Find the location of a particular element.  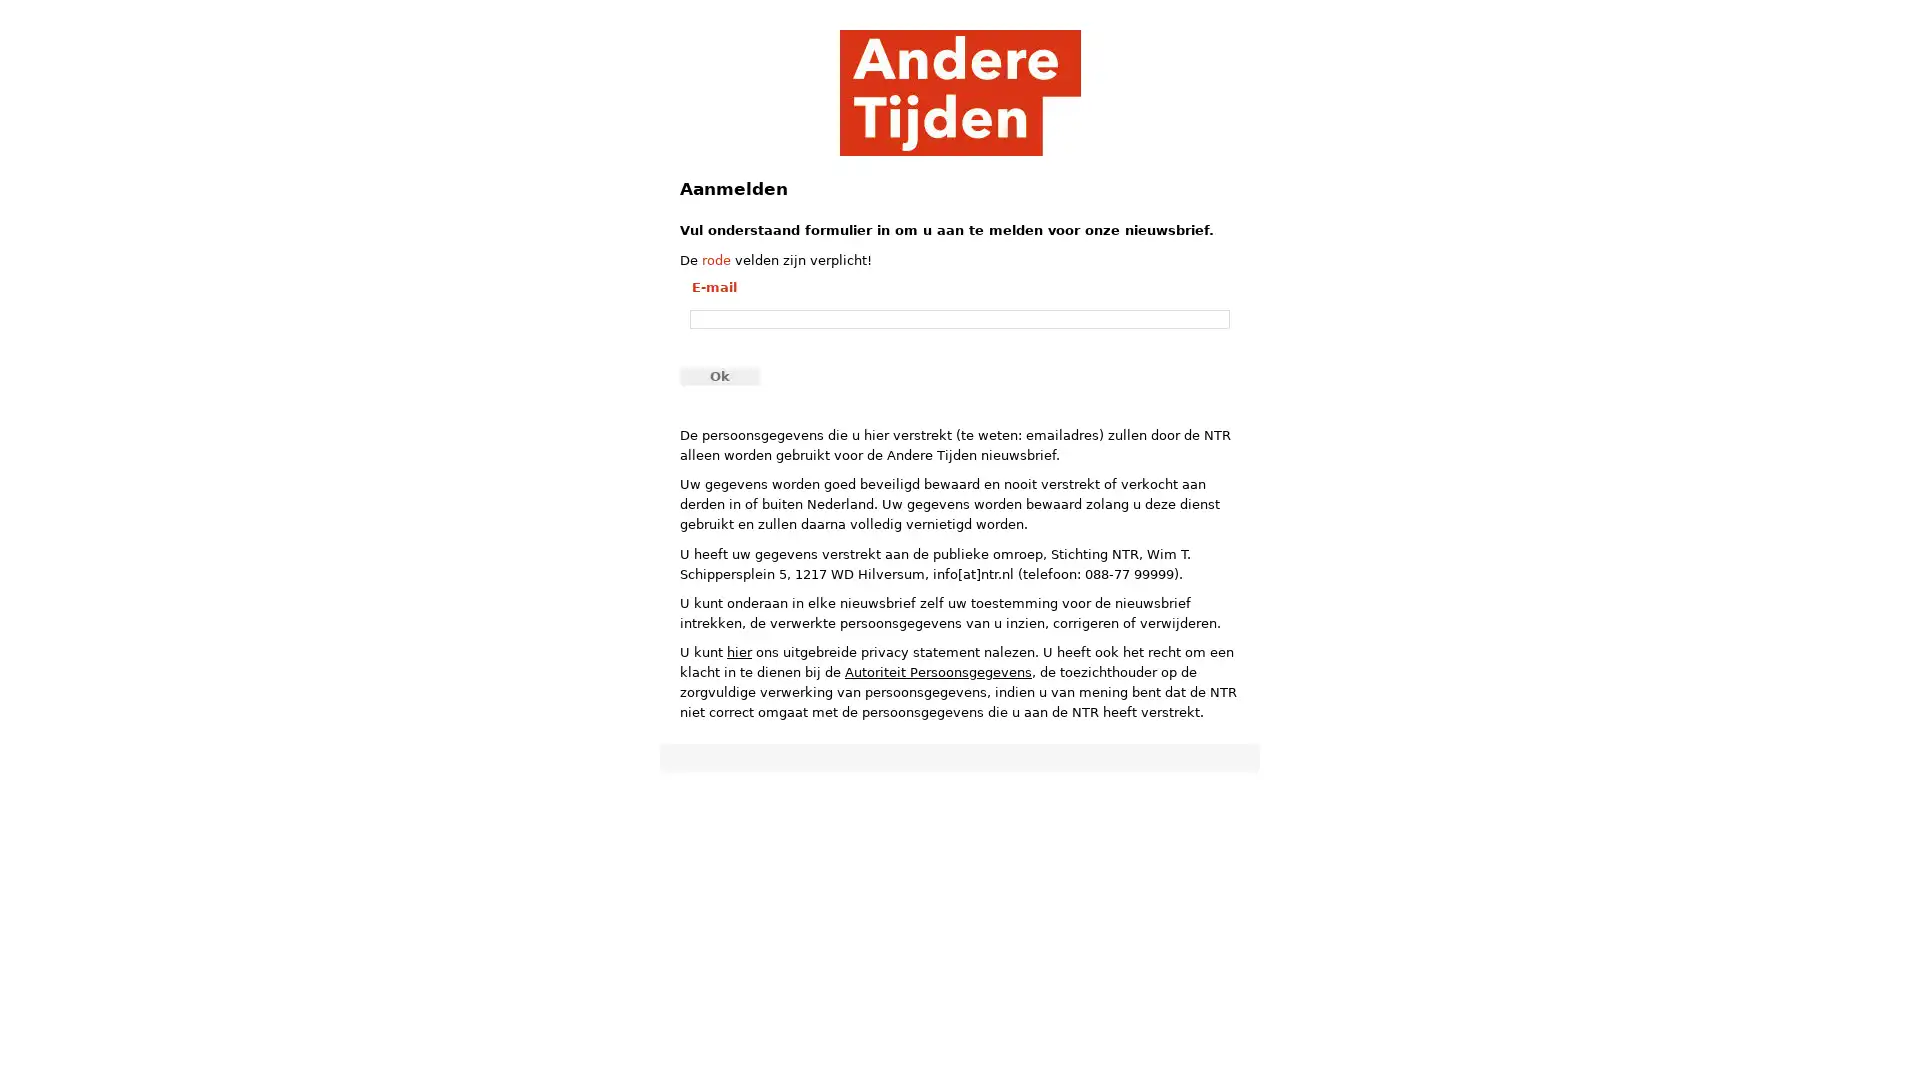

Ok is located at coordinates (720, 376).